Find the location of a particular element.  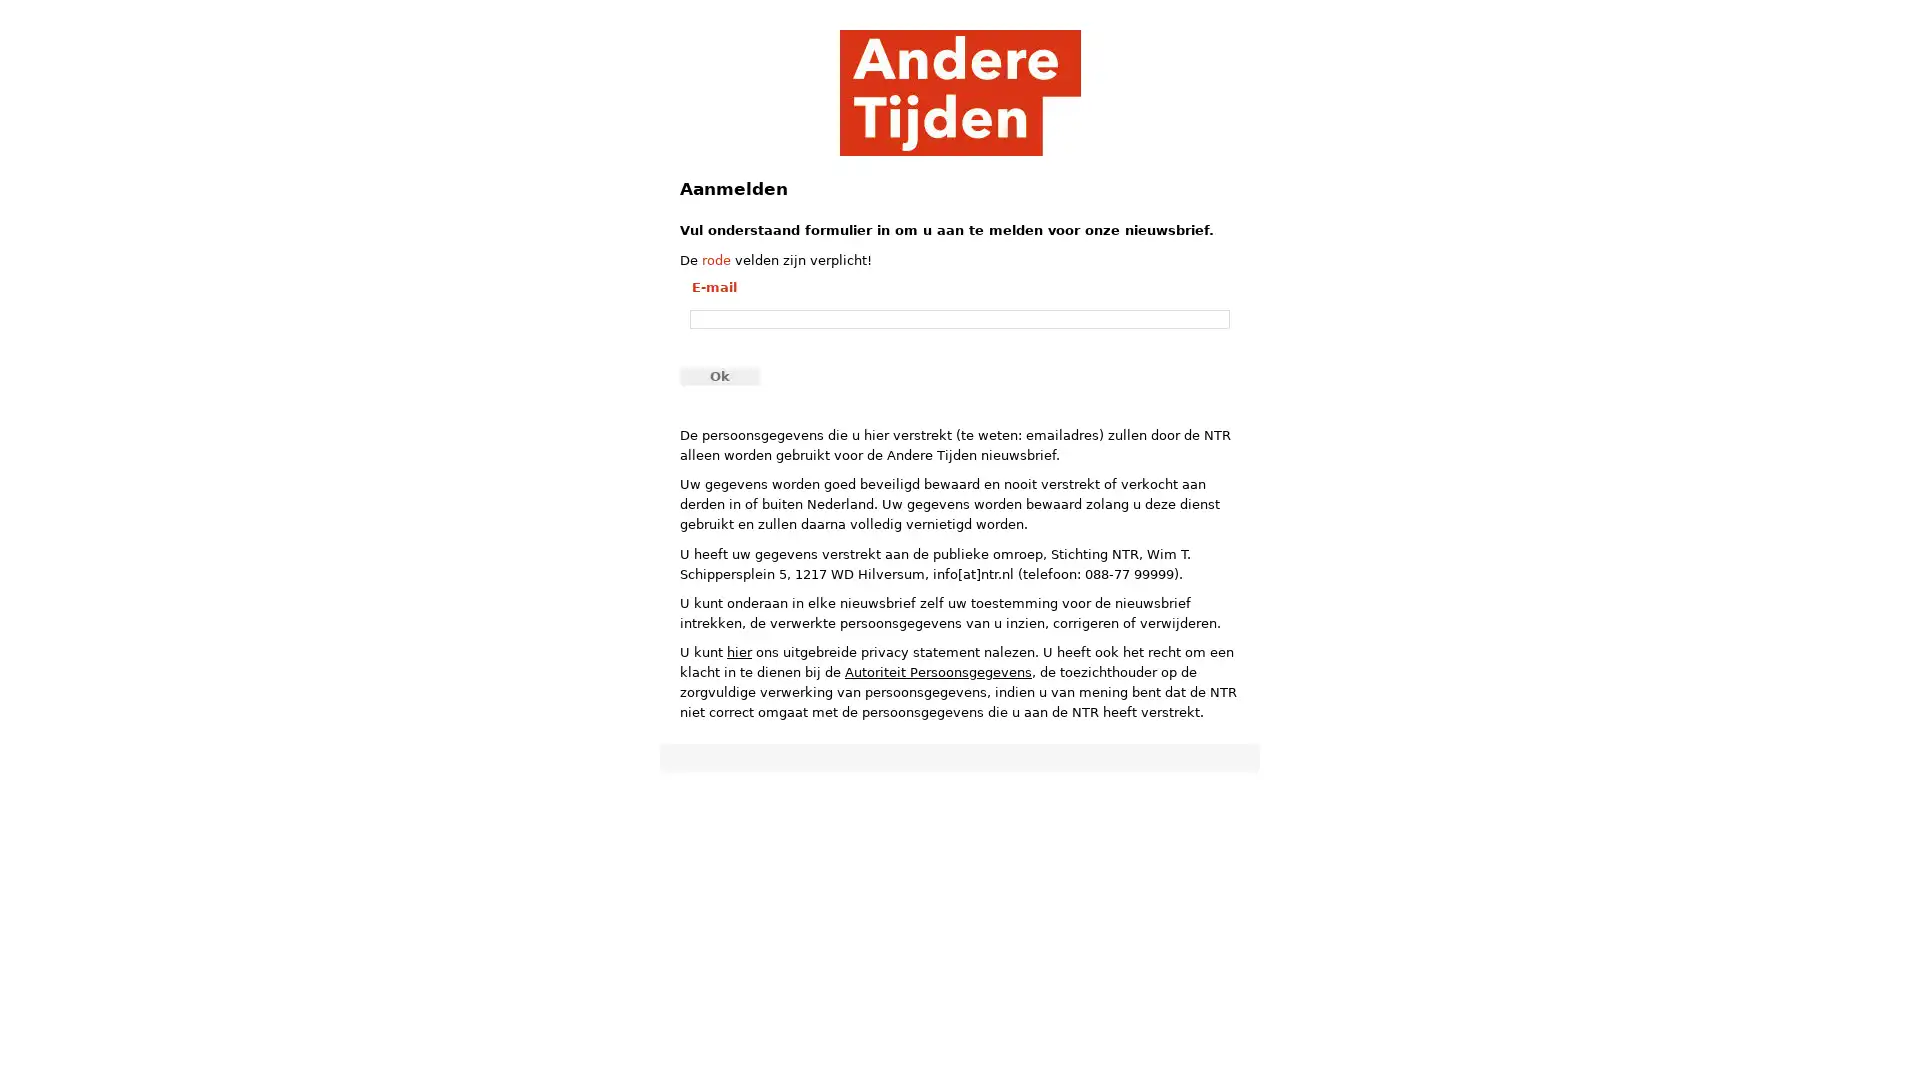

Ok is located at coordinates (720, 376).